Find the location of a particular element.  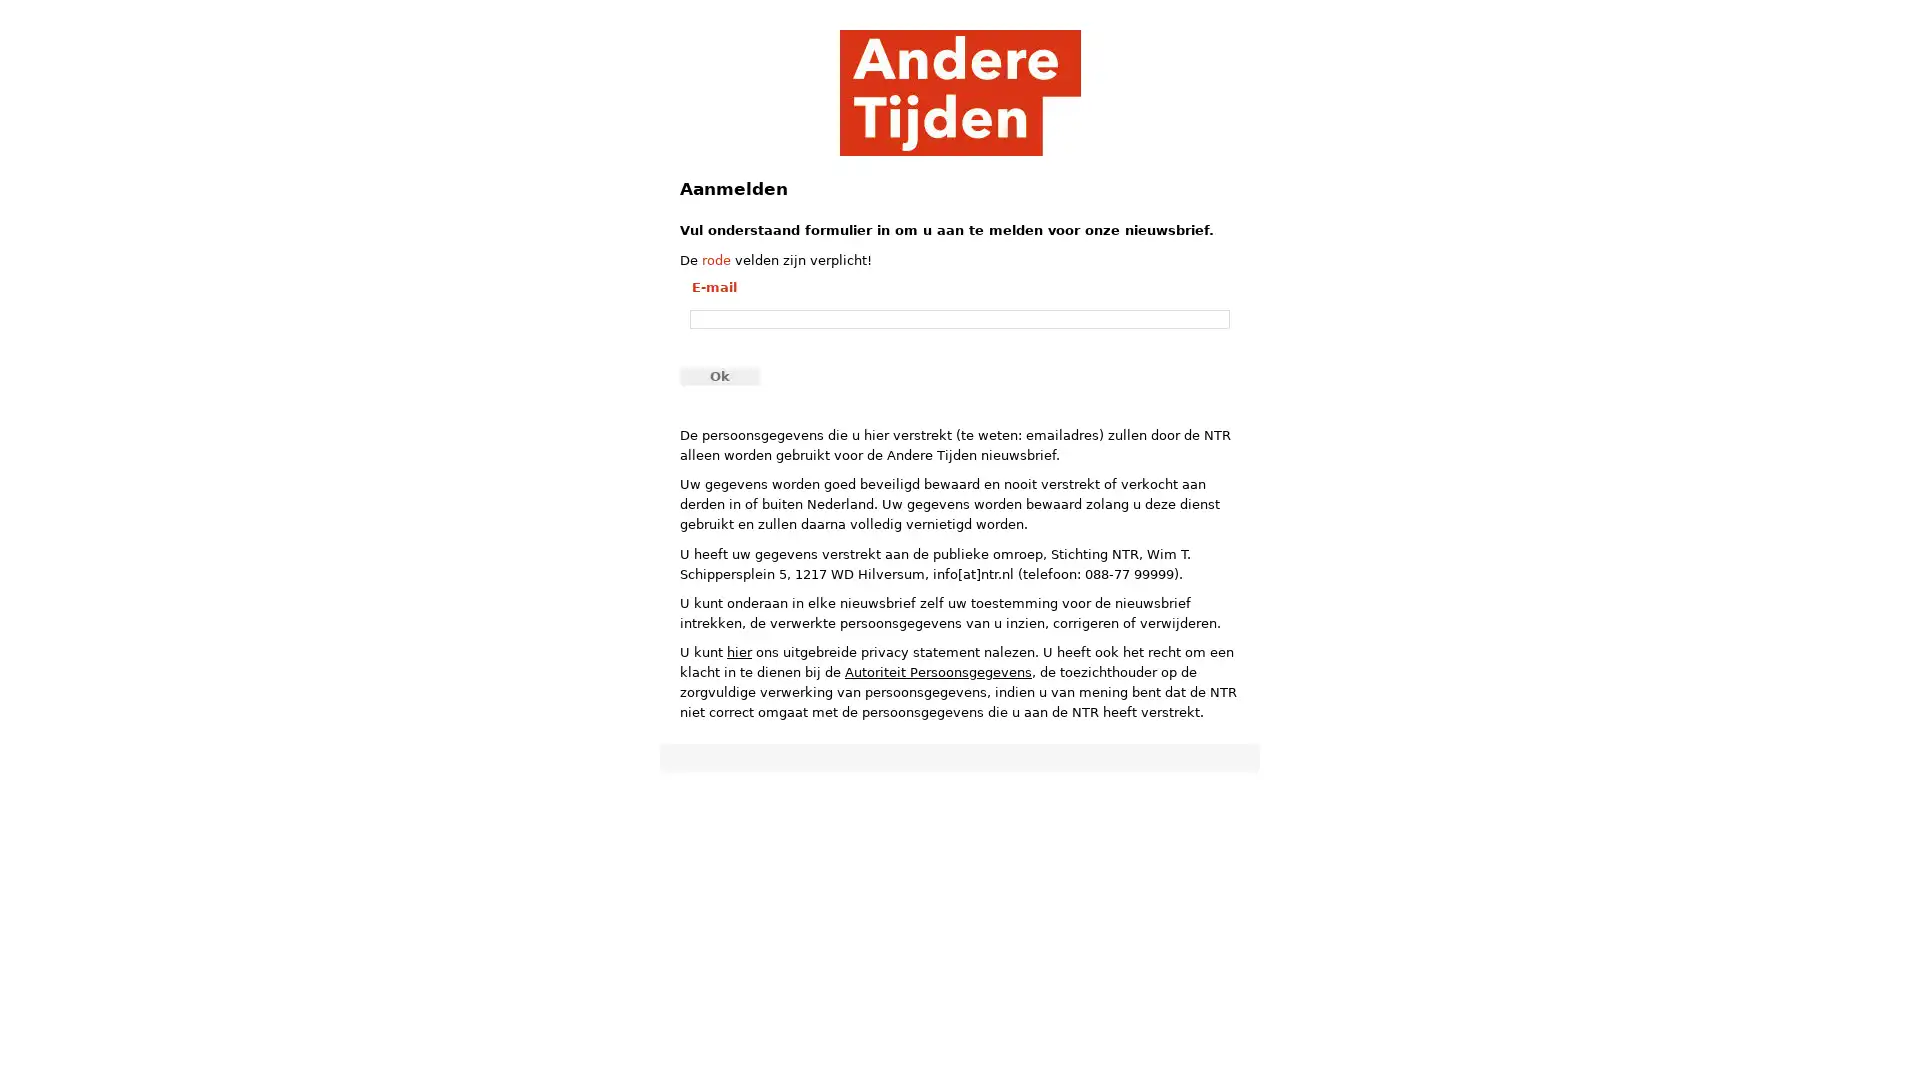

Ok is located at coordinates (720, 376).